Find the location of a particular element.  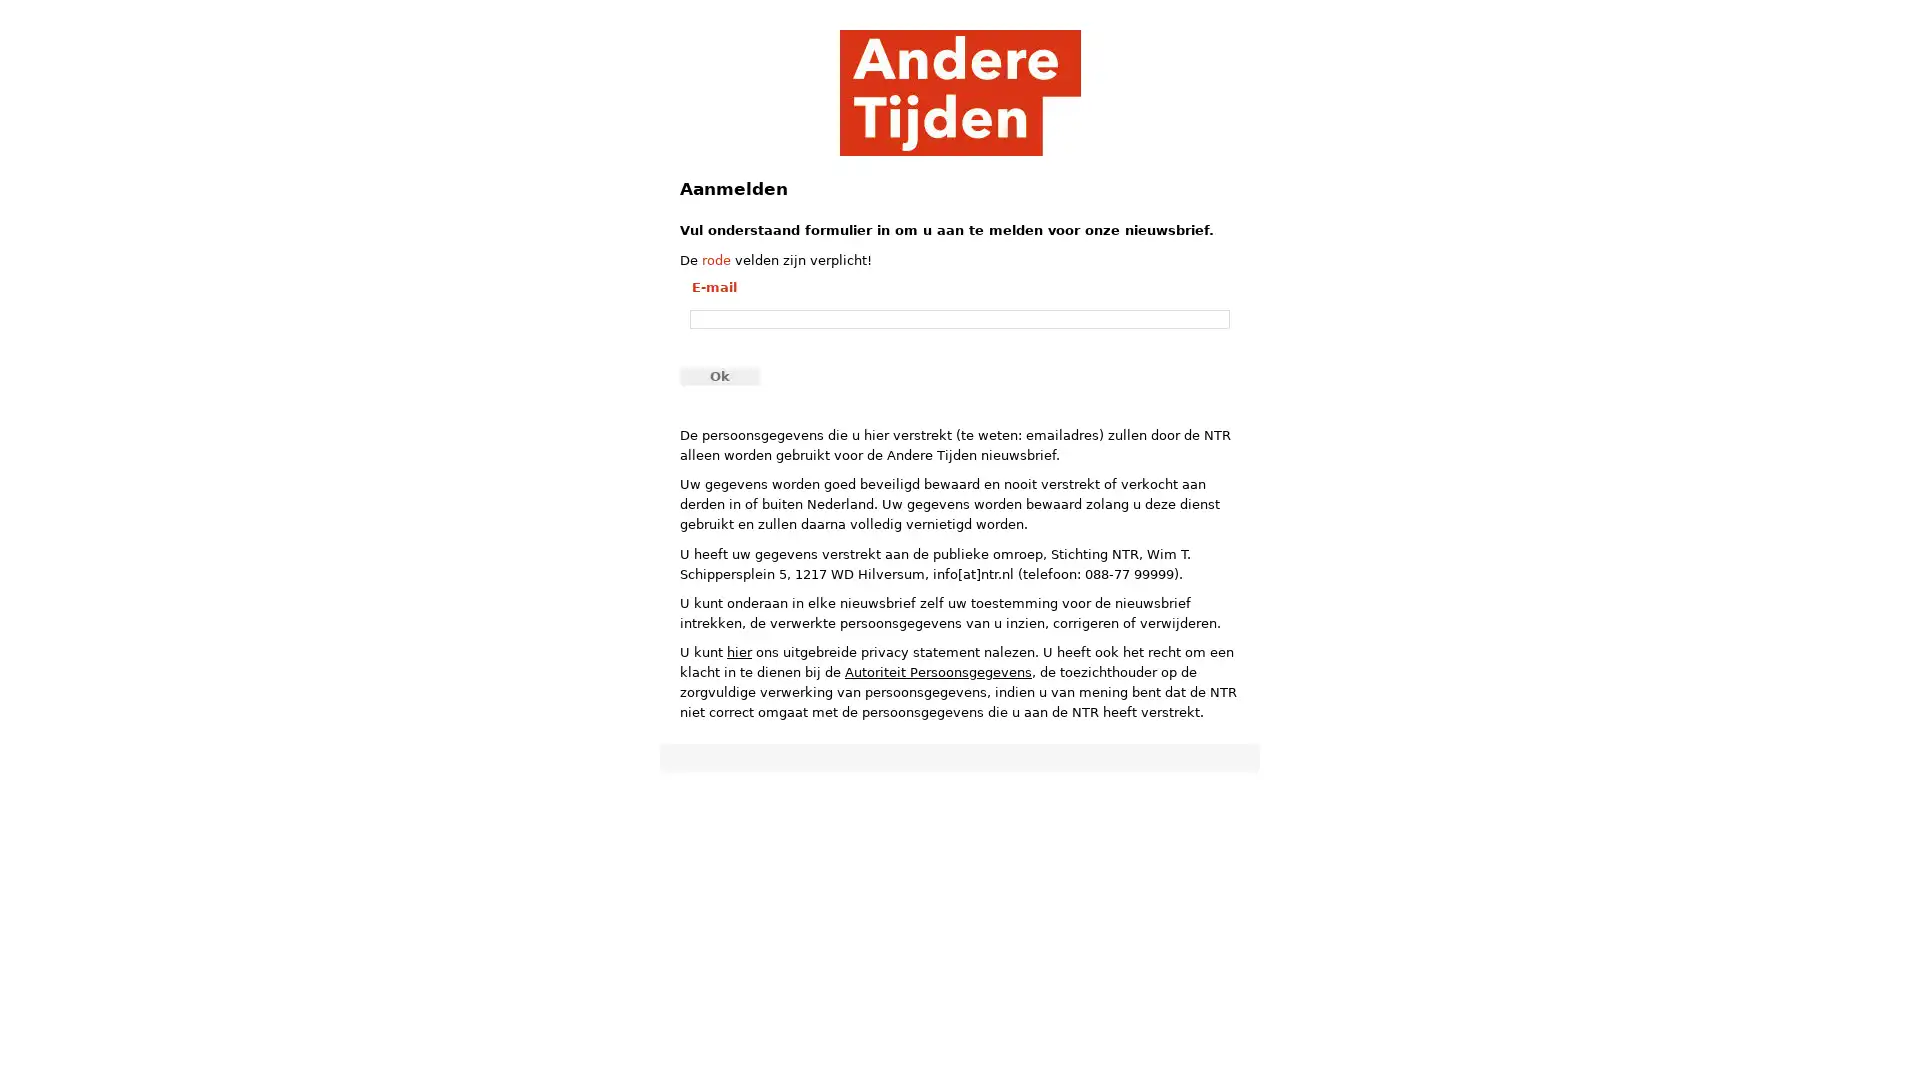

Ok is located at coordinates (720, 376).